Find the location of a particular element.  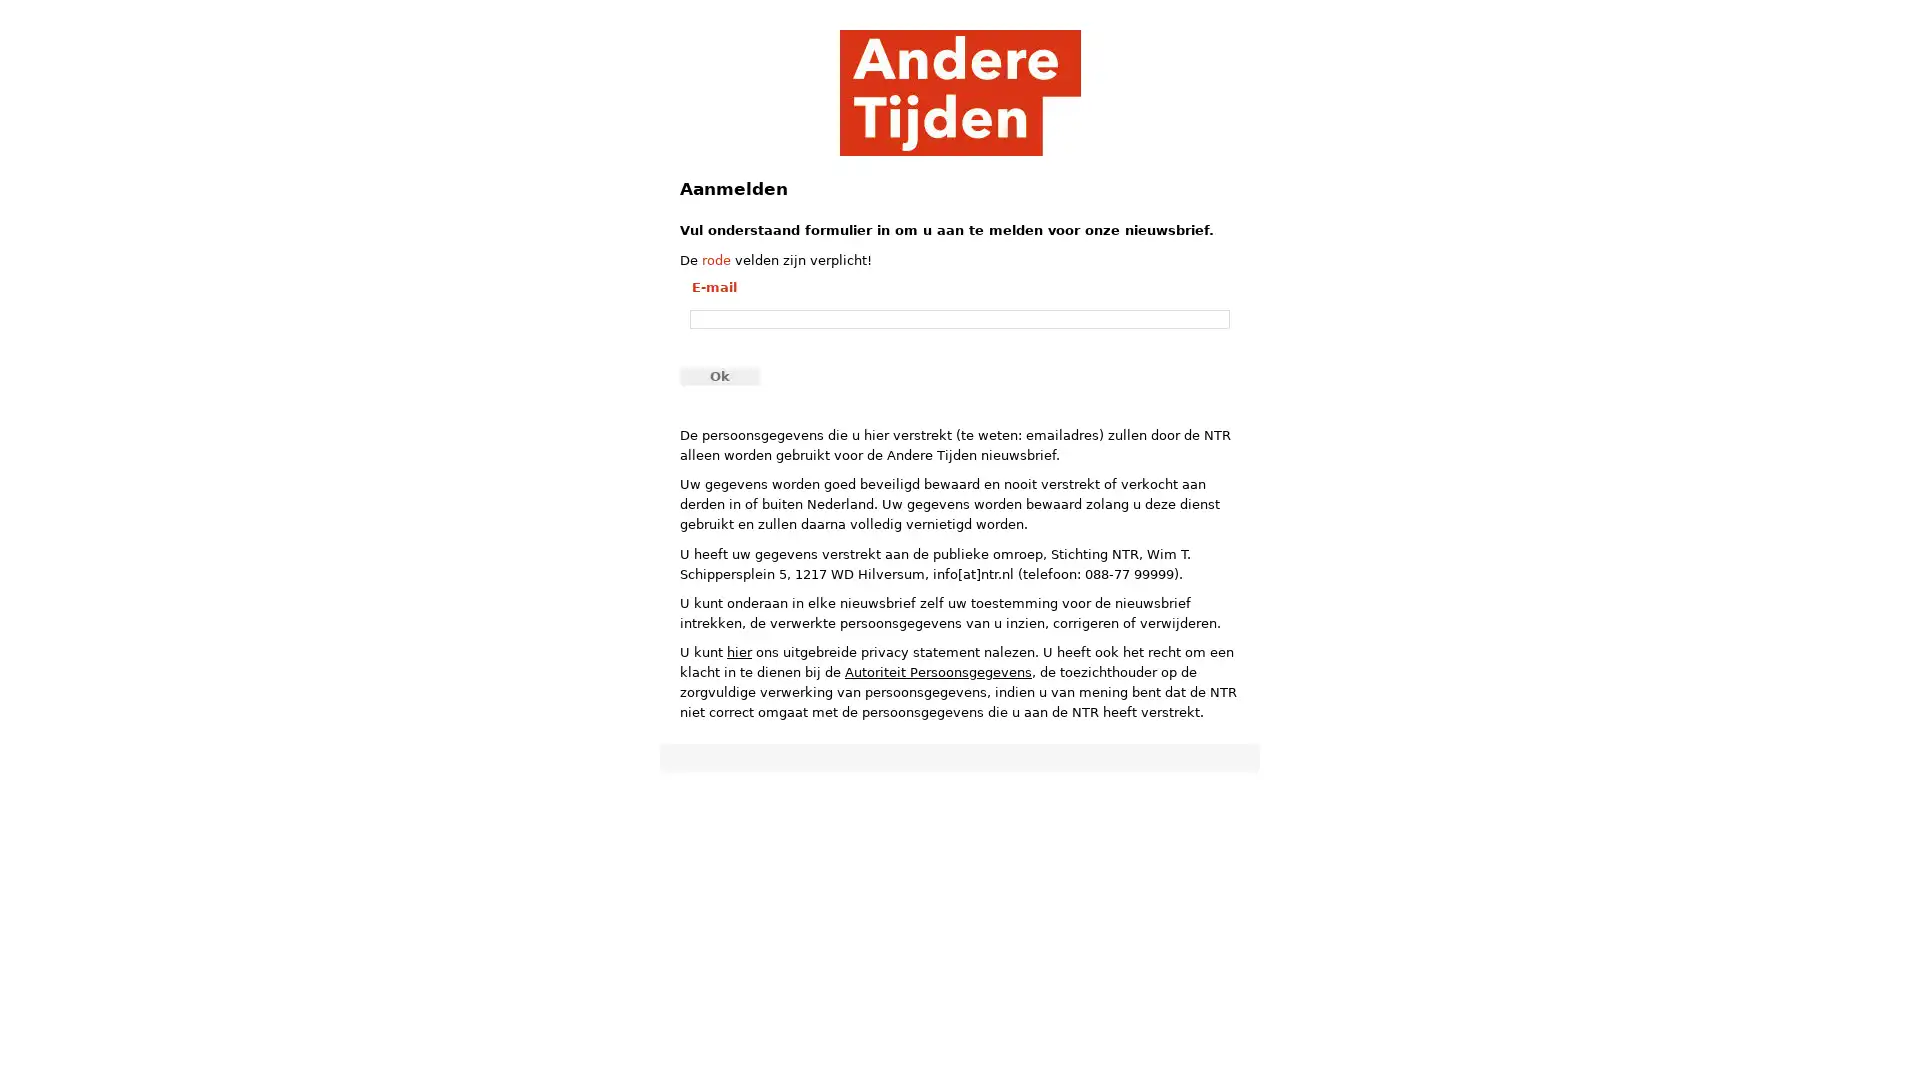

Ok is located at coordinates (720, 376).